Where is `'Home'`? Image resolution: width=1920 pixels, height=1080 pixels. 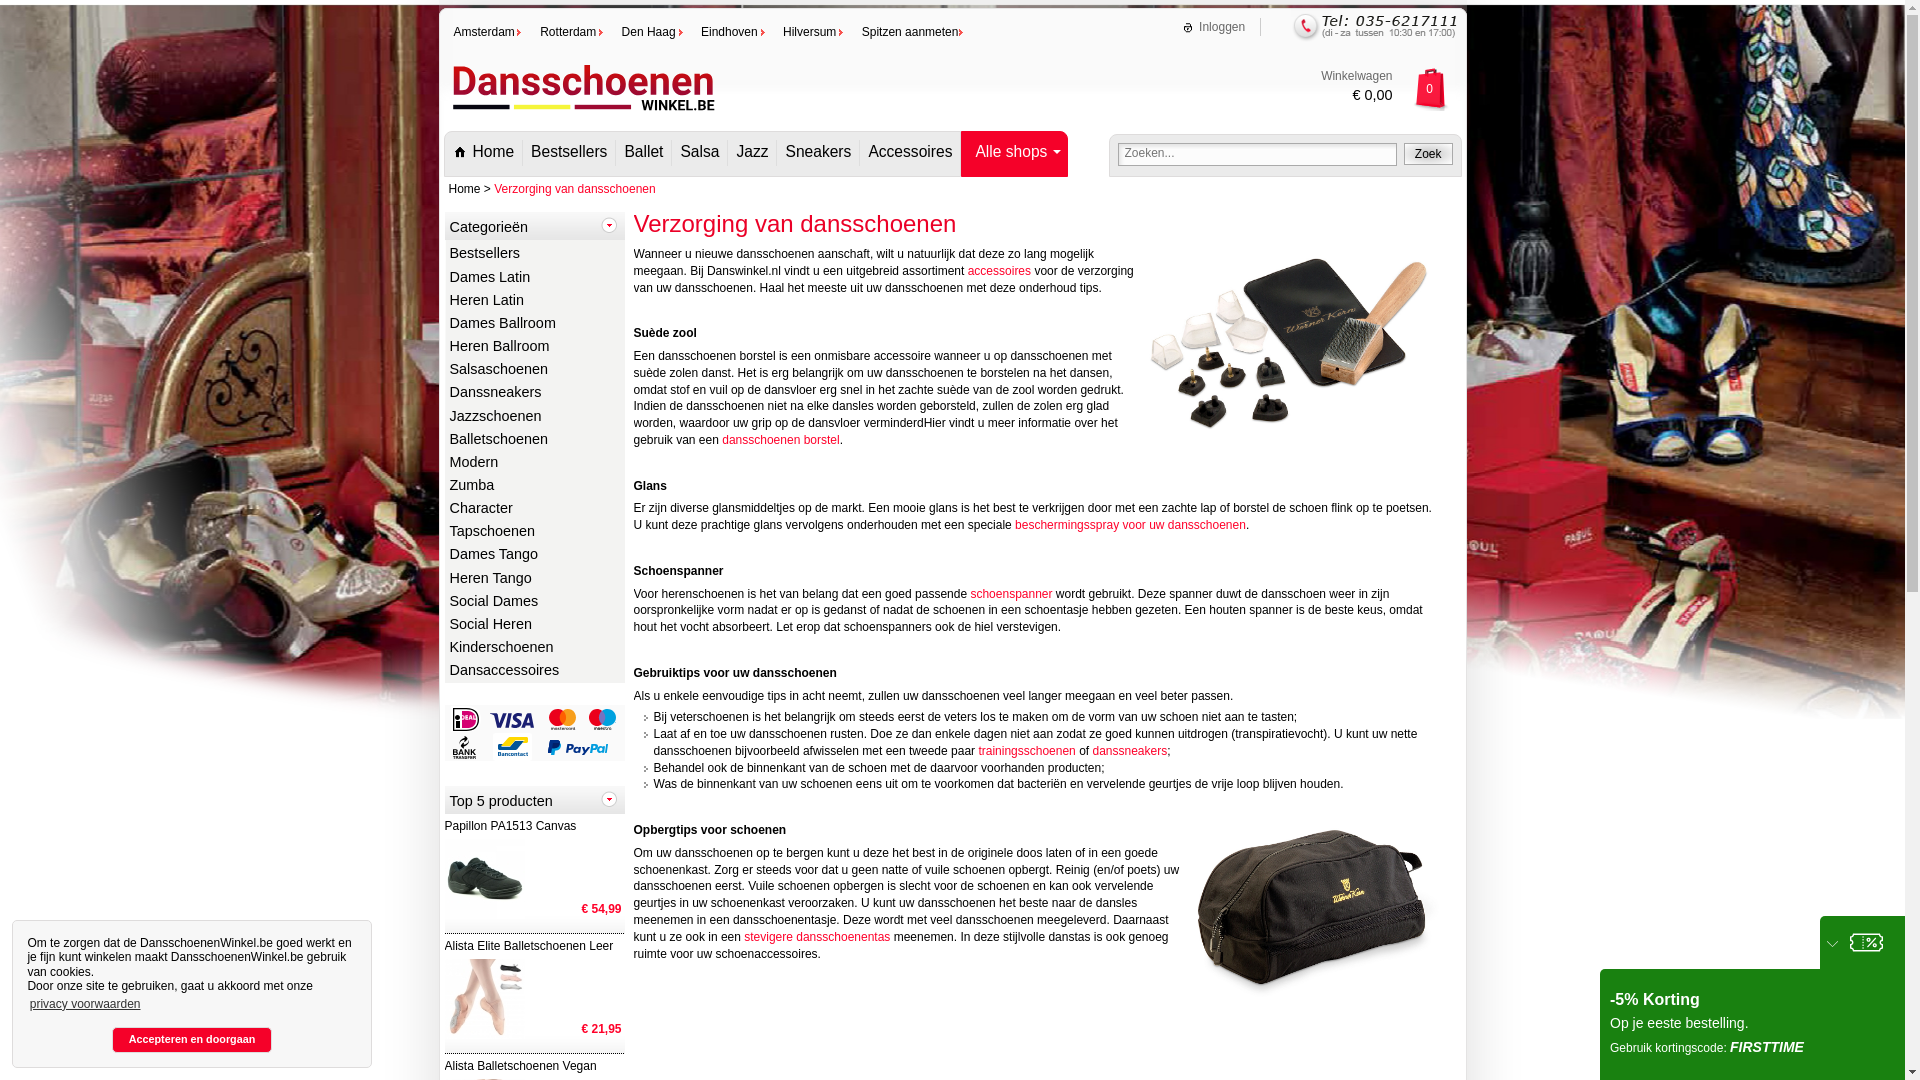 'Home' is located at coordinates (483, 152).